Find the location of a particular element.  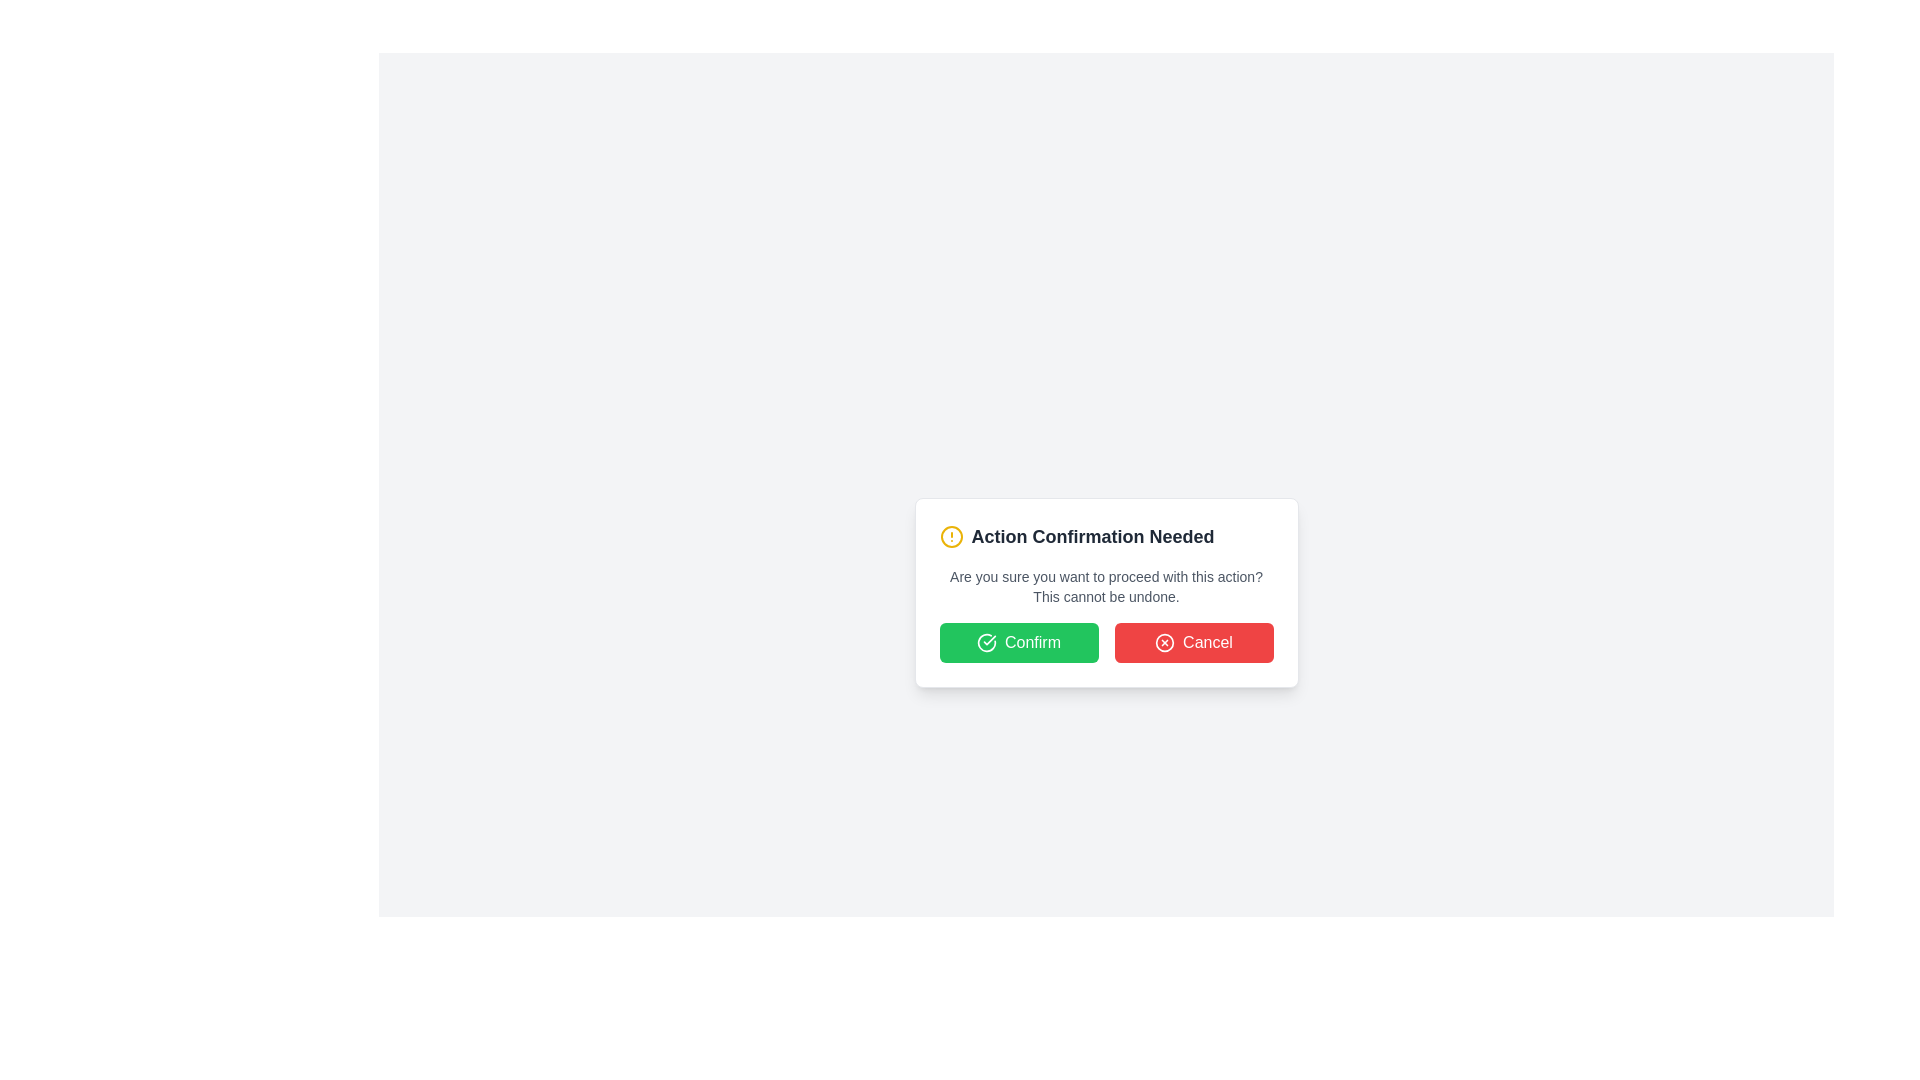

the circular icon with a check mark inside, which is styled with a green background and white border, located next to the text 'Confirm' in the dialog box is located at coordinates (987, 643).